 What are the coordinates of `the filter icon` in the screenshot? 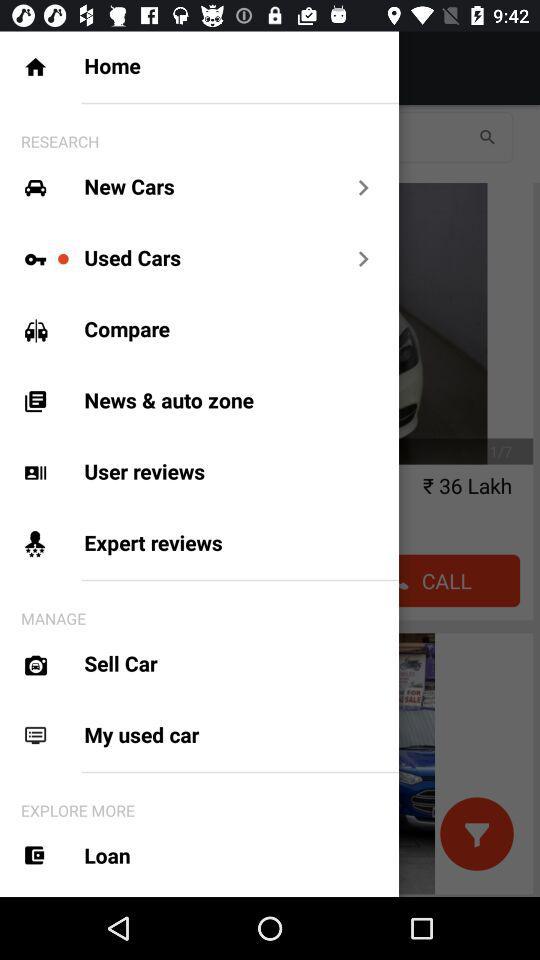 It's located at (475, 833).